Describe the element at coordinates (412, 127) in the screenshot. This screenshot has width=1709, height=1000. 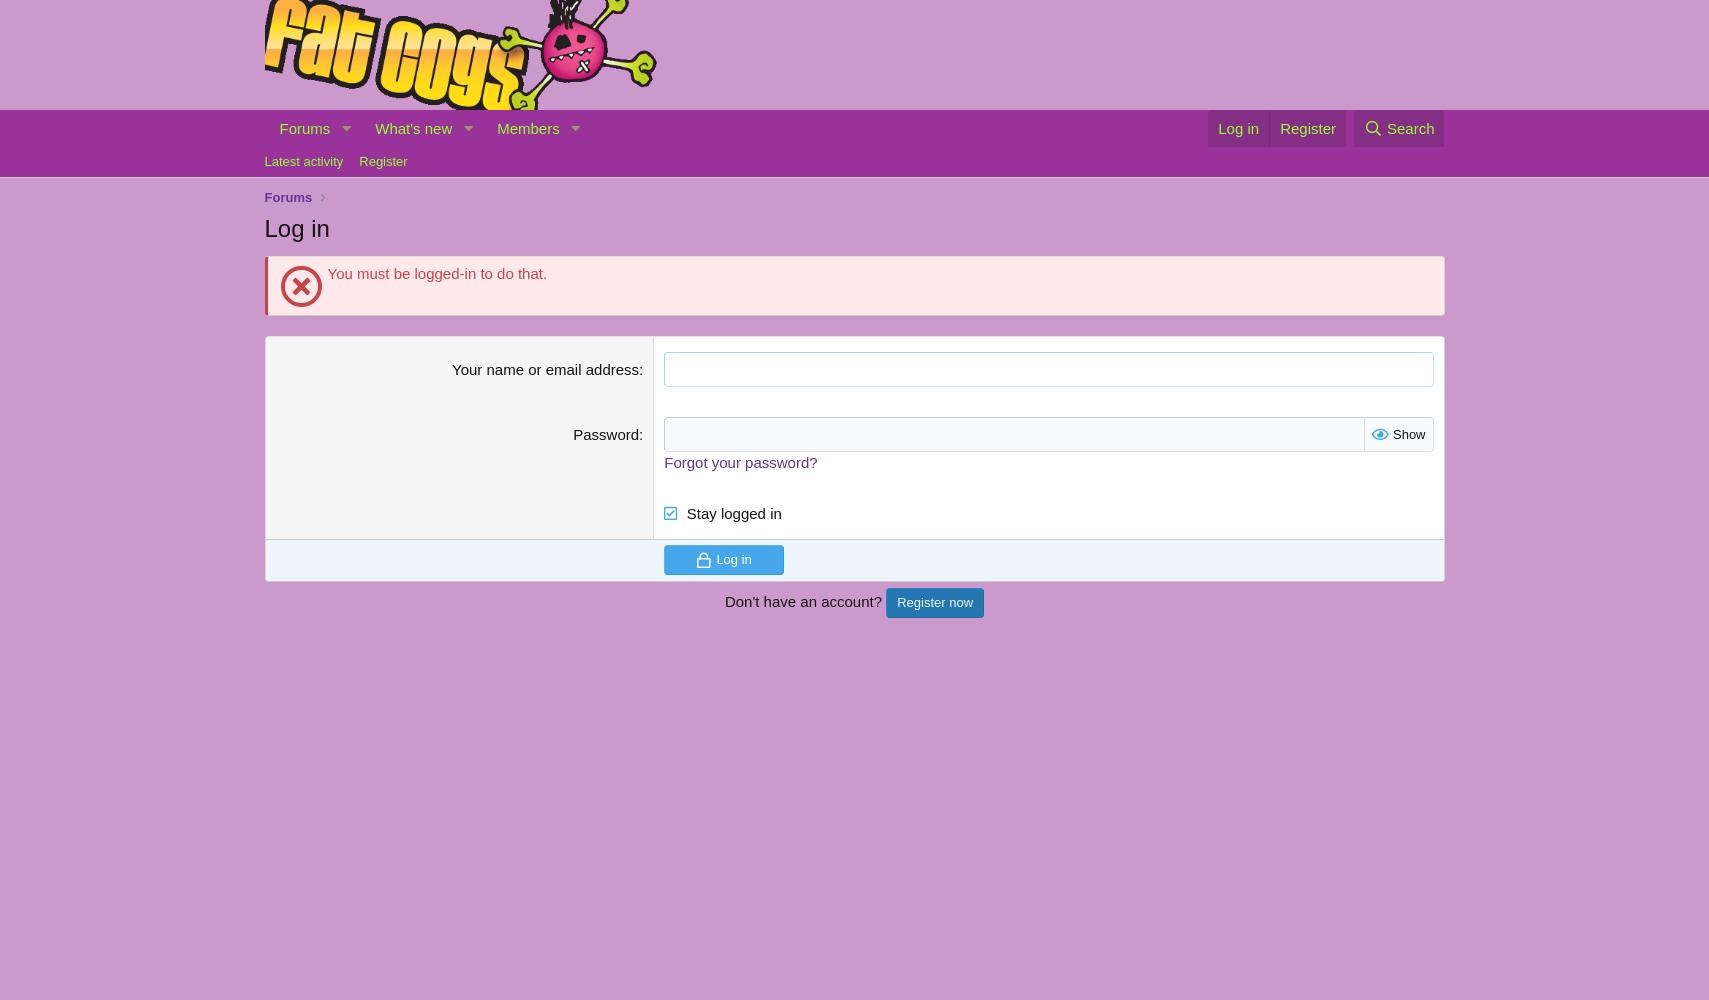
I see `'What's new'` at that location.